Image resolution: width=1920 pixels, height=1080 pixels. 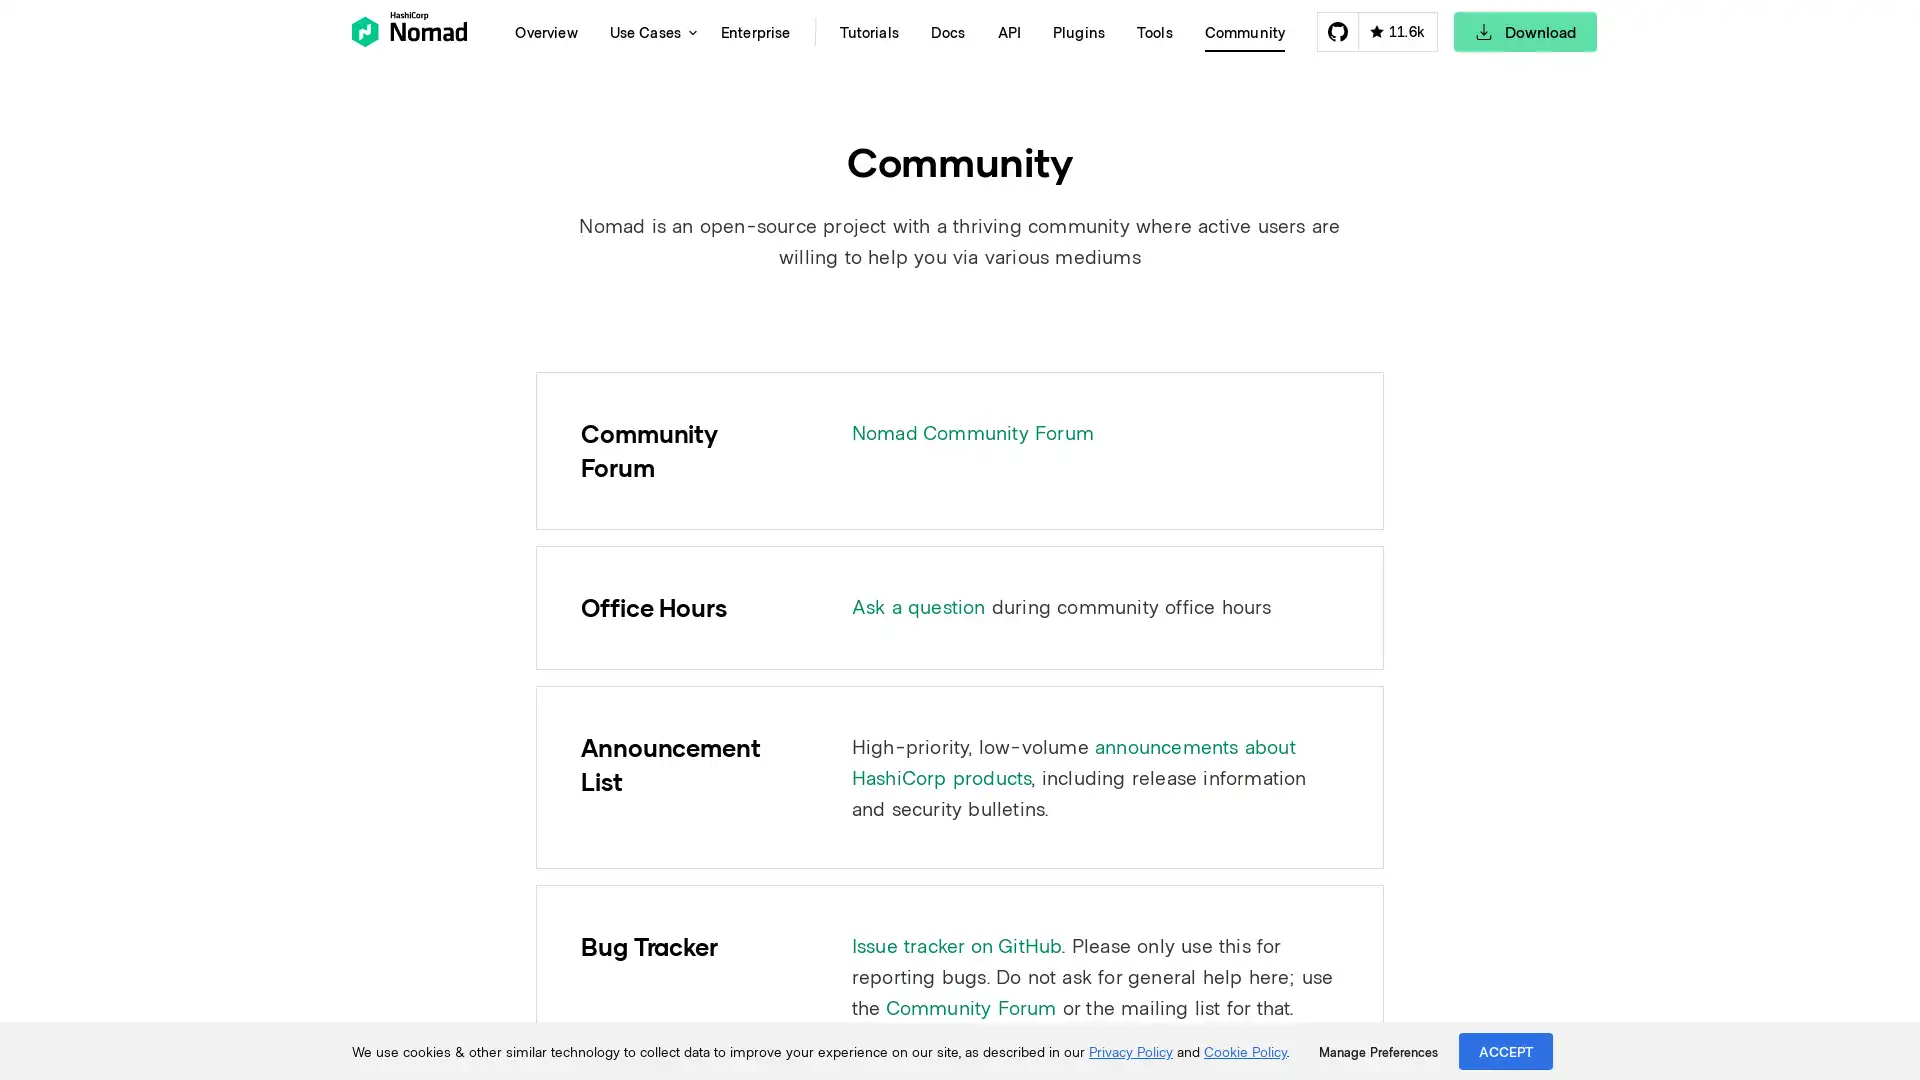 I want to click on Manage Preferences, so click(x=1377, y=1051).